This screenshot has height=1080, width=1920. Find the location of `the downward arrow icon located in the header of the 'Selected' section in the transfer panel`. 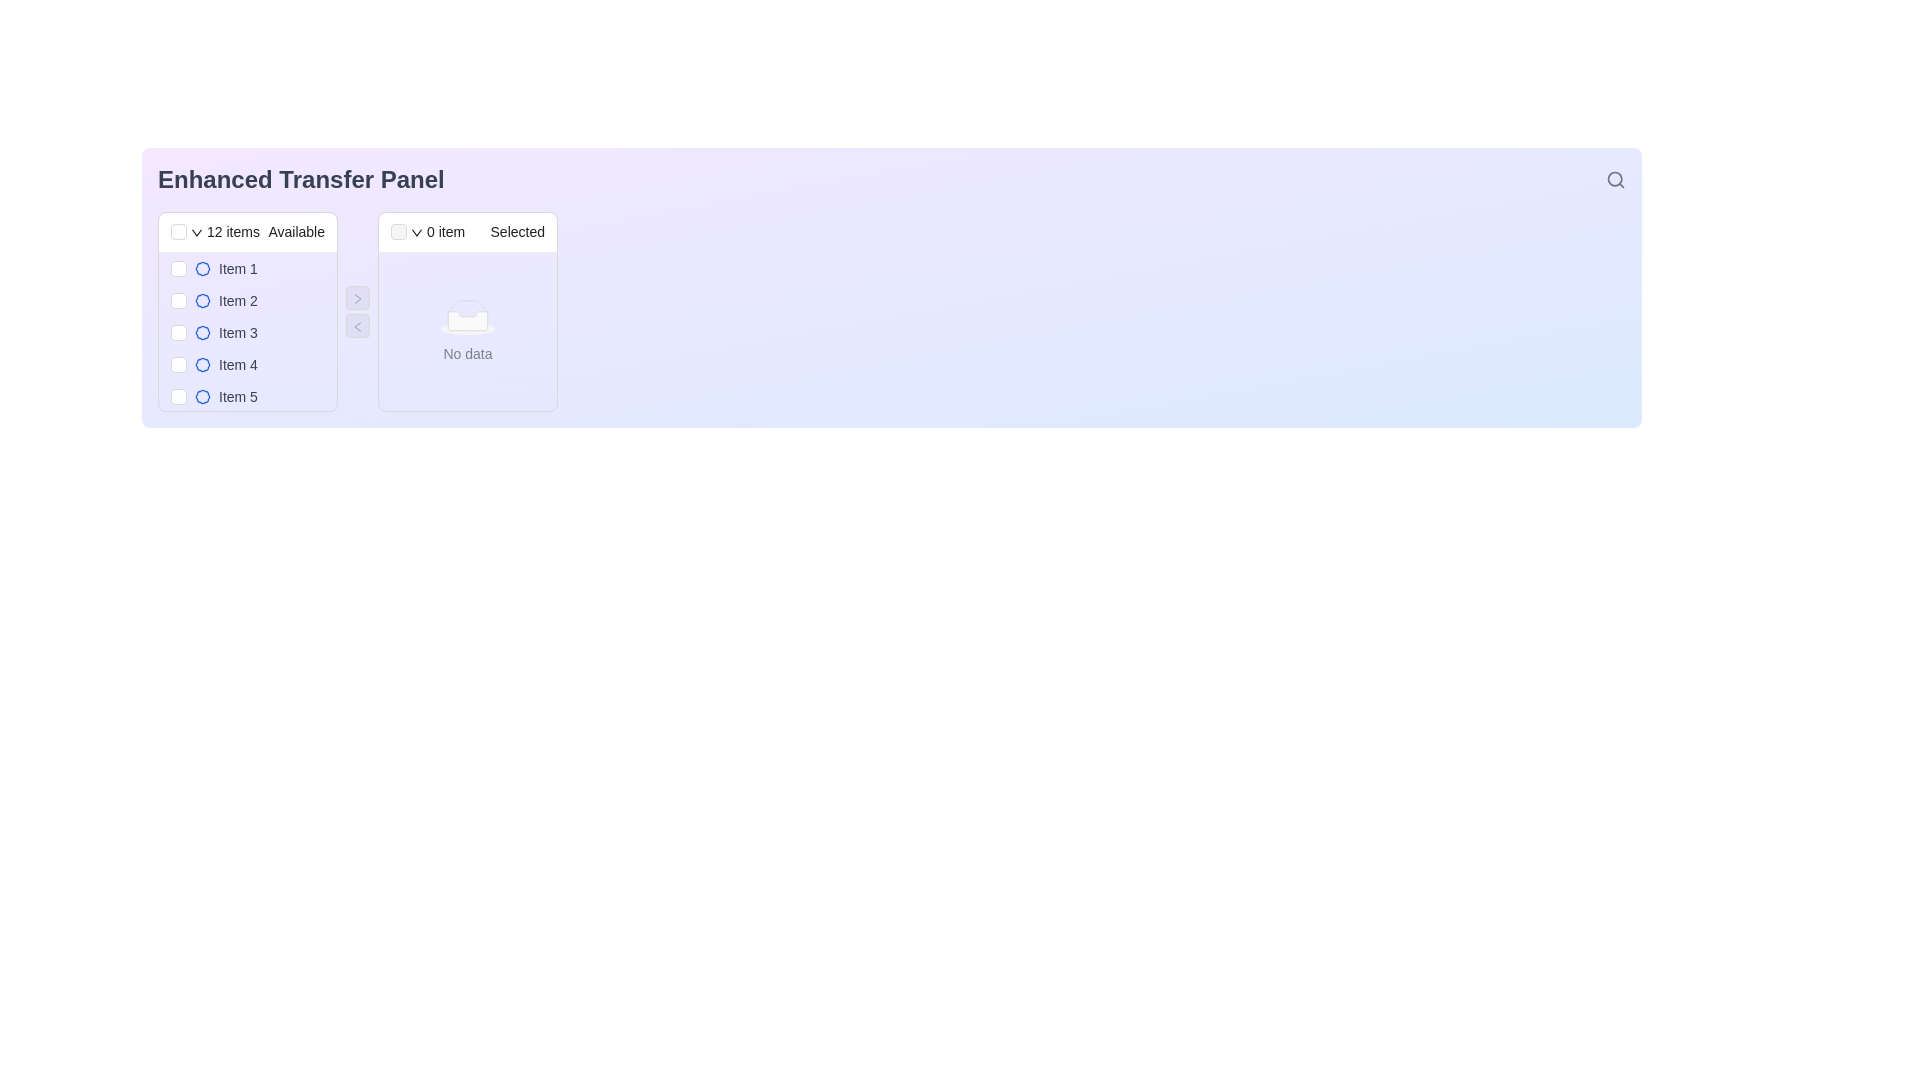

the downward arrow icon located in the header of the 'Selected' section in the transfer panel is located at coordinates (416, 231).